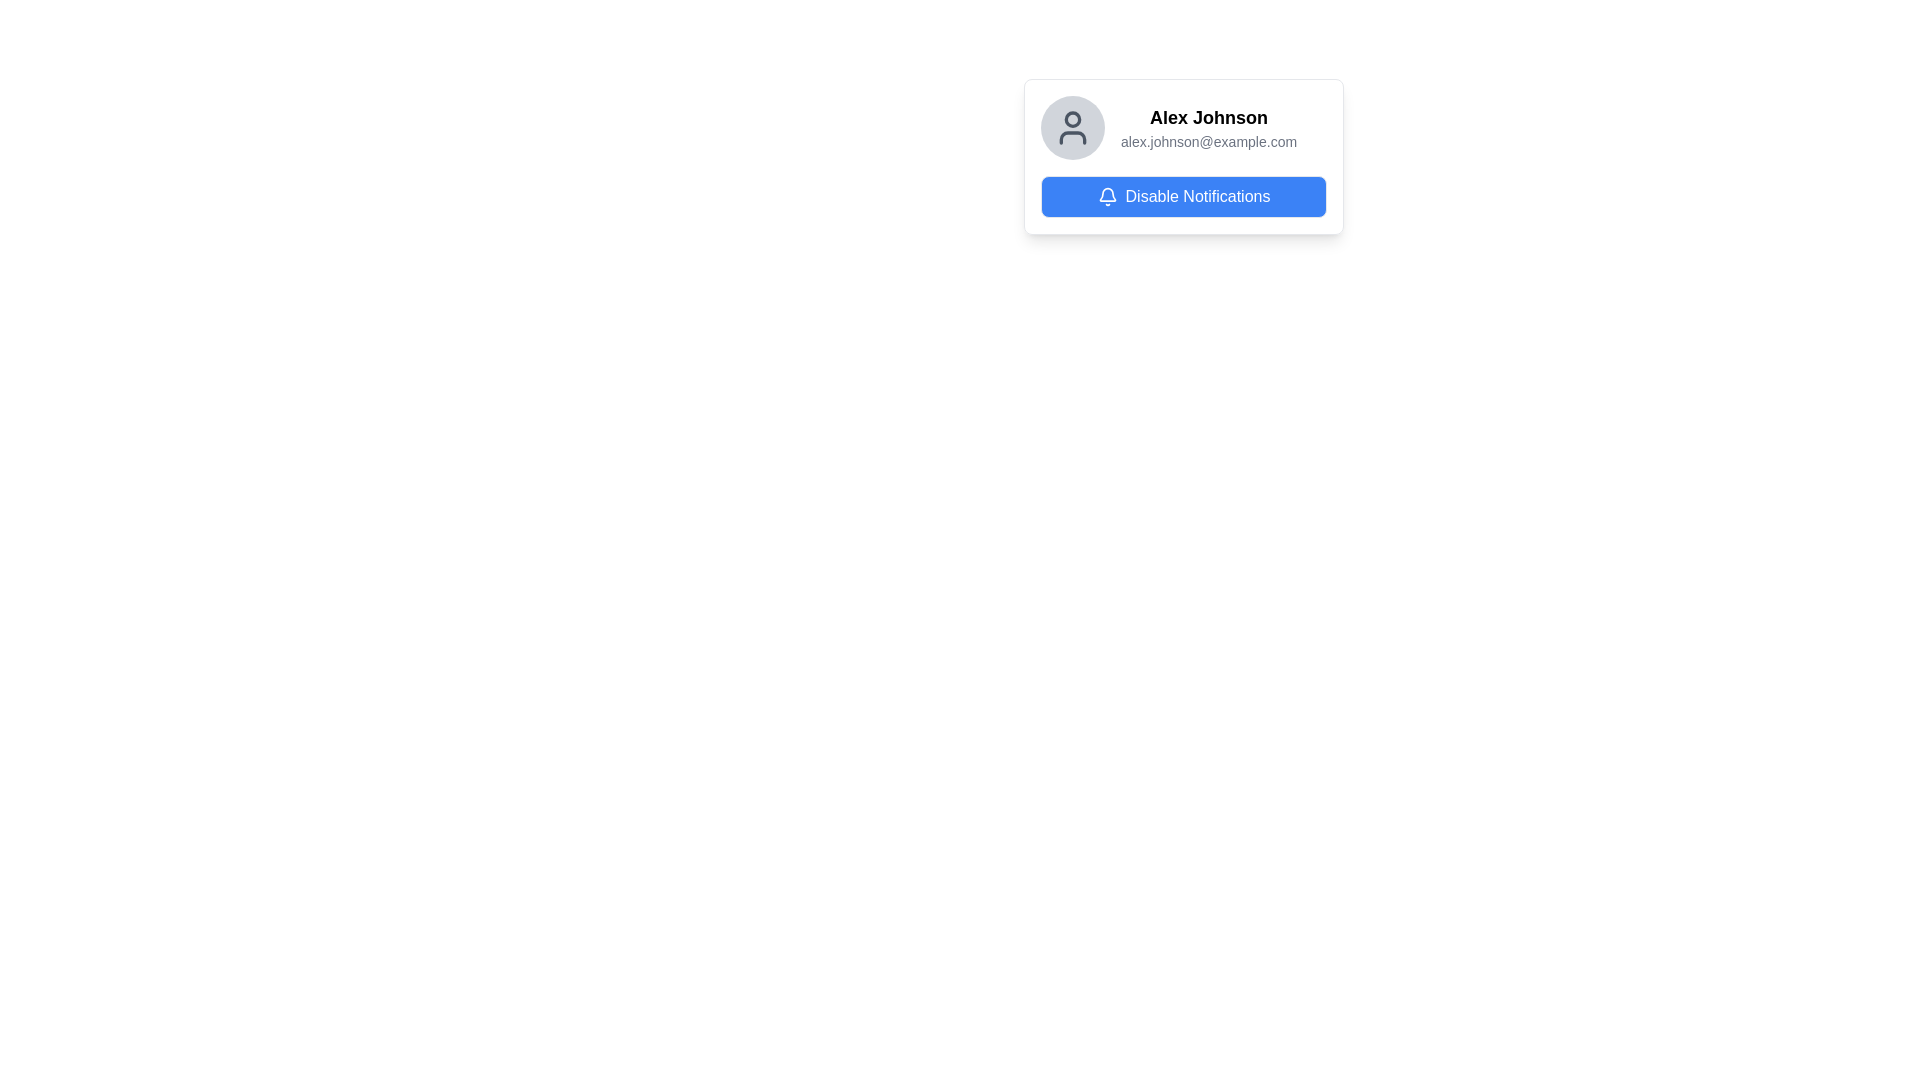 The width and height of the screenshot is (1920, 1080). What do you see at coordinates (1072, 127) in the screenshot?
I see `the user icon, which is a circular silhouette of a person inside a gray circular background, located to the left of the text block displaying 'Alex Johnson' and their email address` at bounding box center [1072, 127].